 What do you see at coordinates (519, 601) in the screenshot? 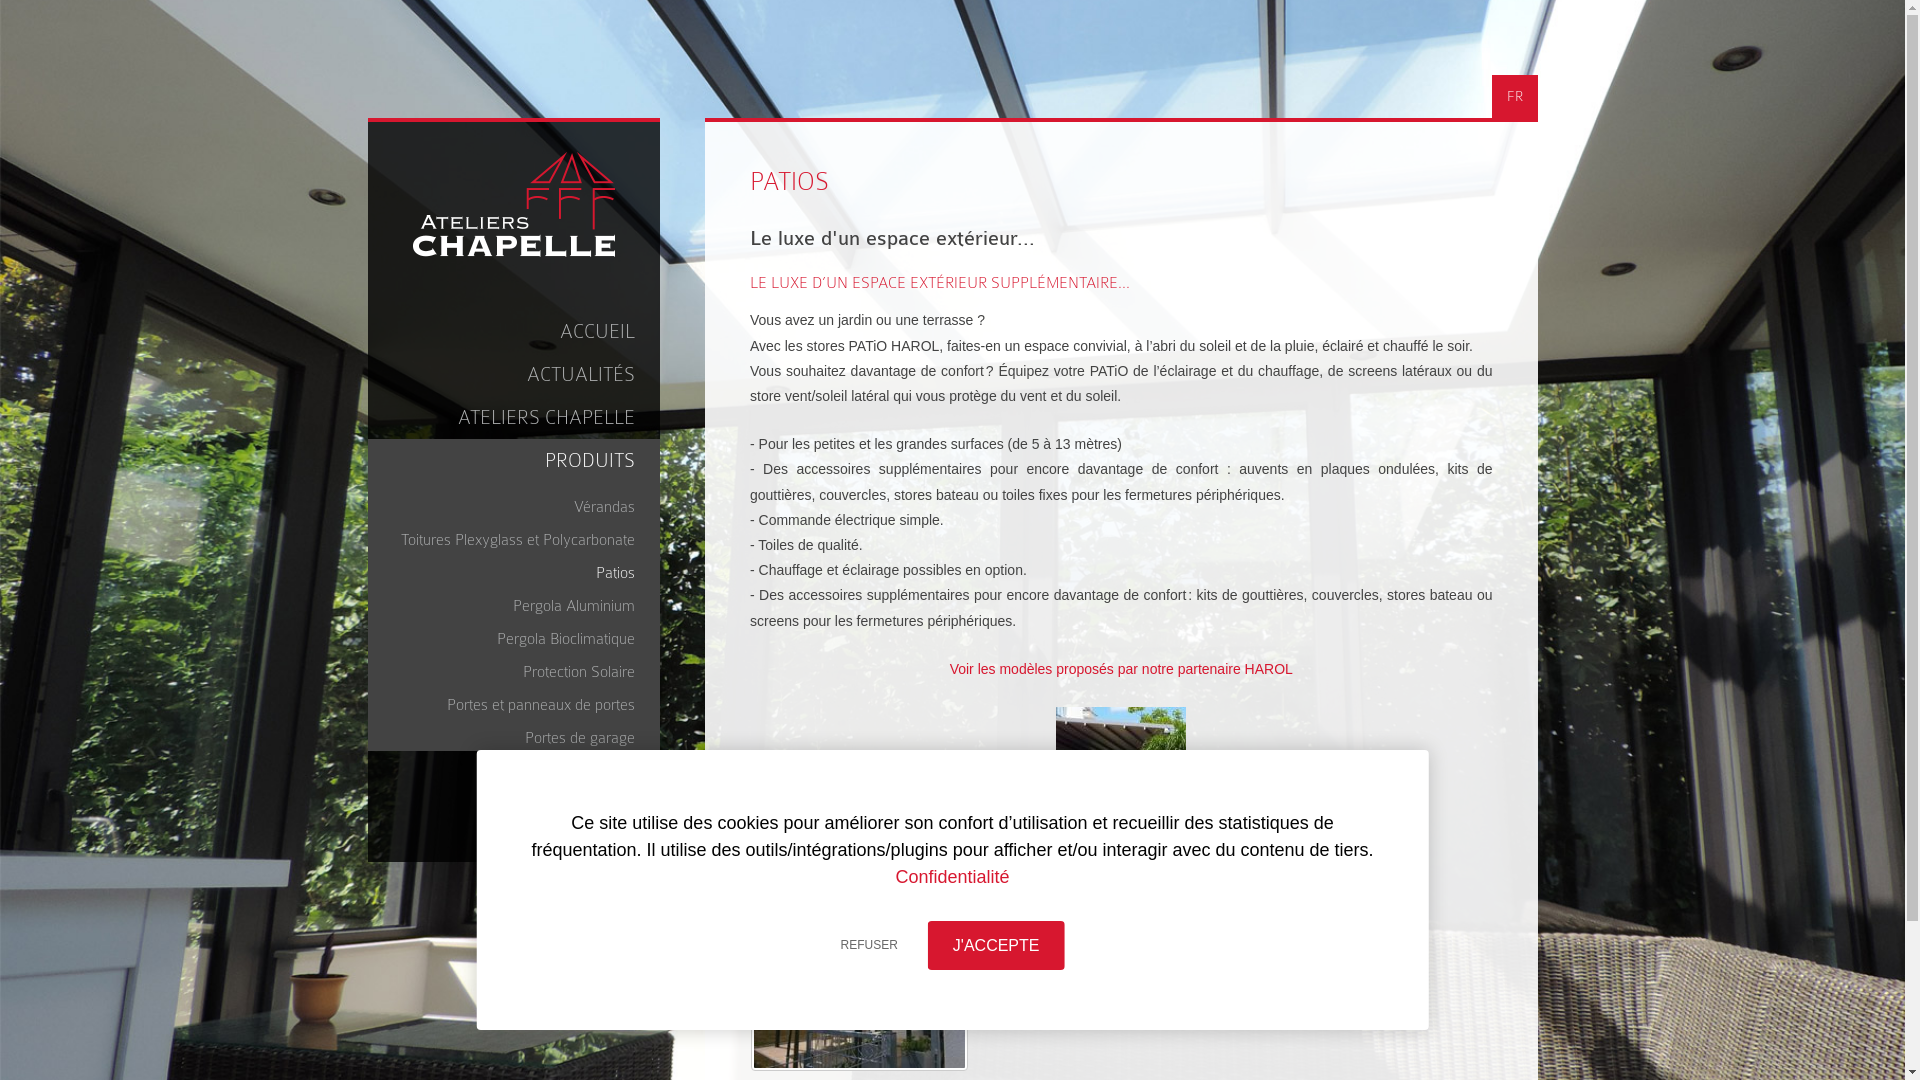
I see `'Pergola Aluminium'` at bounding box center [519, 601].